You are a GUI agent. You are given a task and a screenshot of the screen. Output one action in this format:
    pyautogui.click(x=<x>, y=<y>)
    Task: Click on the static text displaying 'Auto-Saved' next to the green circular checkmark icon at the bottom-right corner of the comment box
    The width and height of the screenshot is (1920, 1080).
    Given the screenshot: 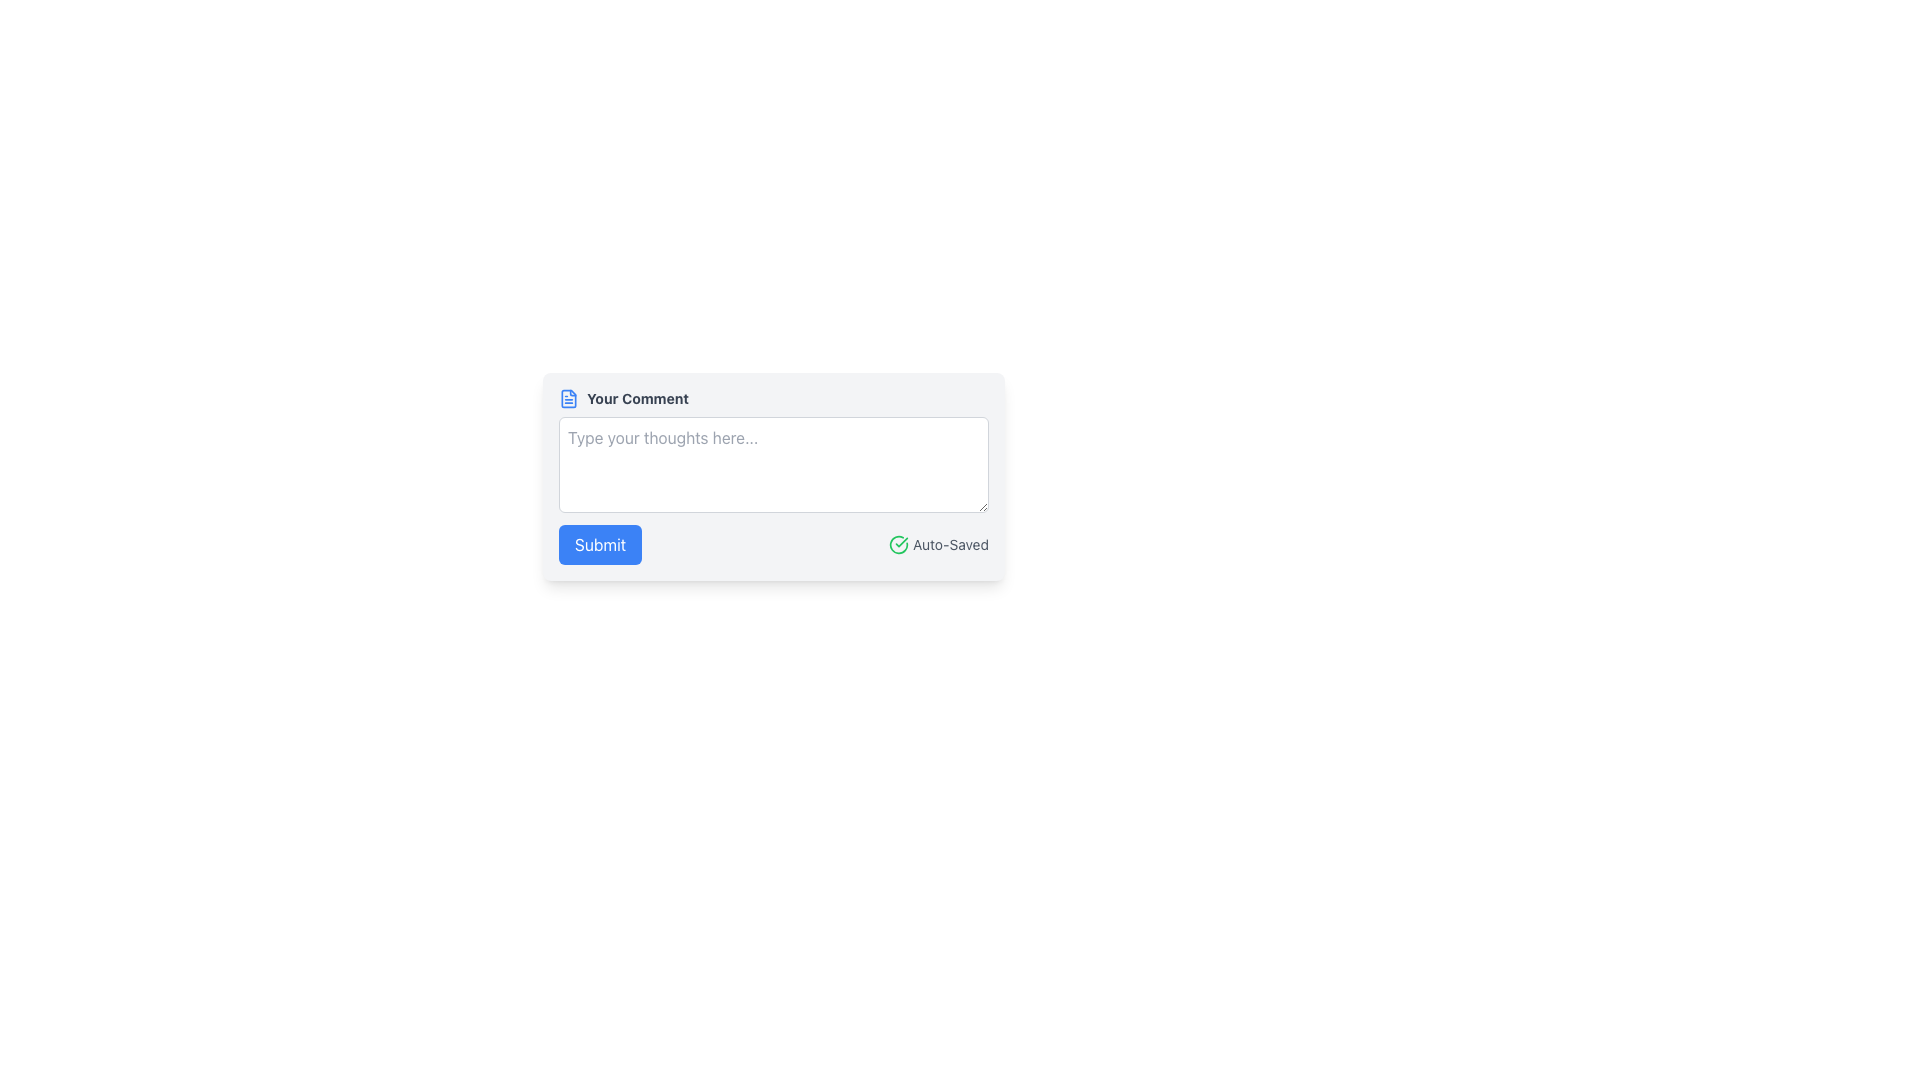 What is the action you would take?
    pyautogui.click(x=949, y=544)
    